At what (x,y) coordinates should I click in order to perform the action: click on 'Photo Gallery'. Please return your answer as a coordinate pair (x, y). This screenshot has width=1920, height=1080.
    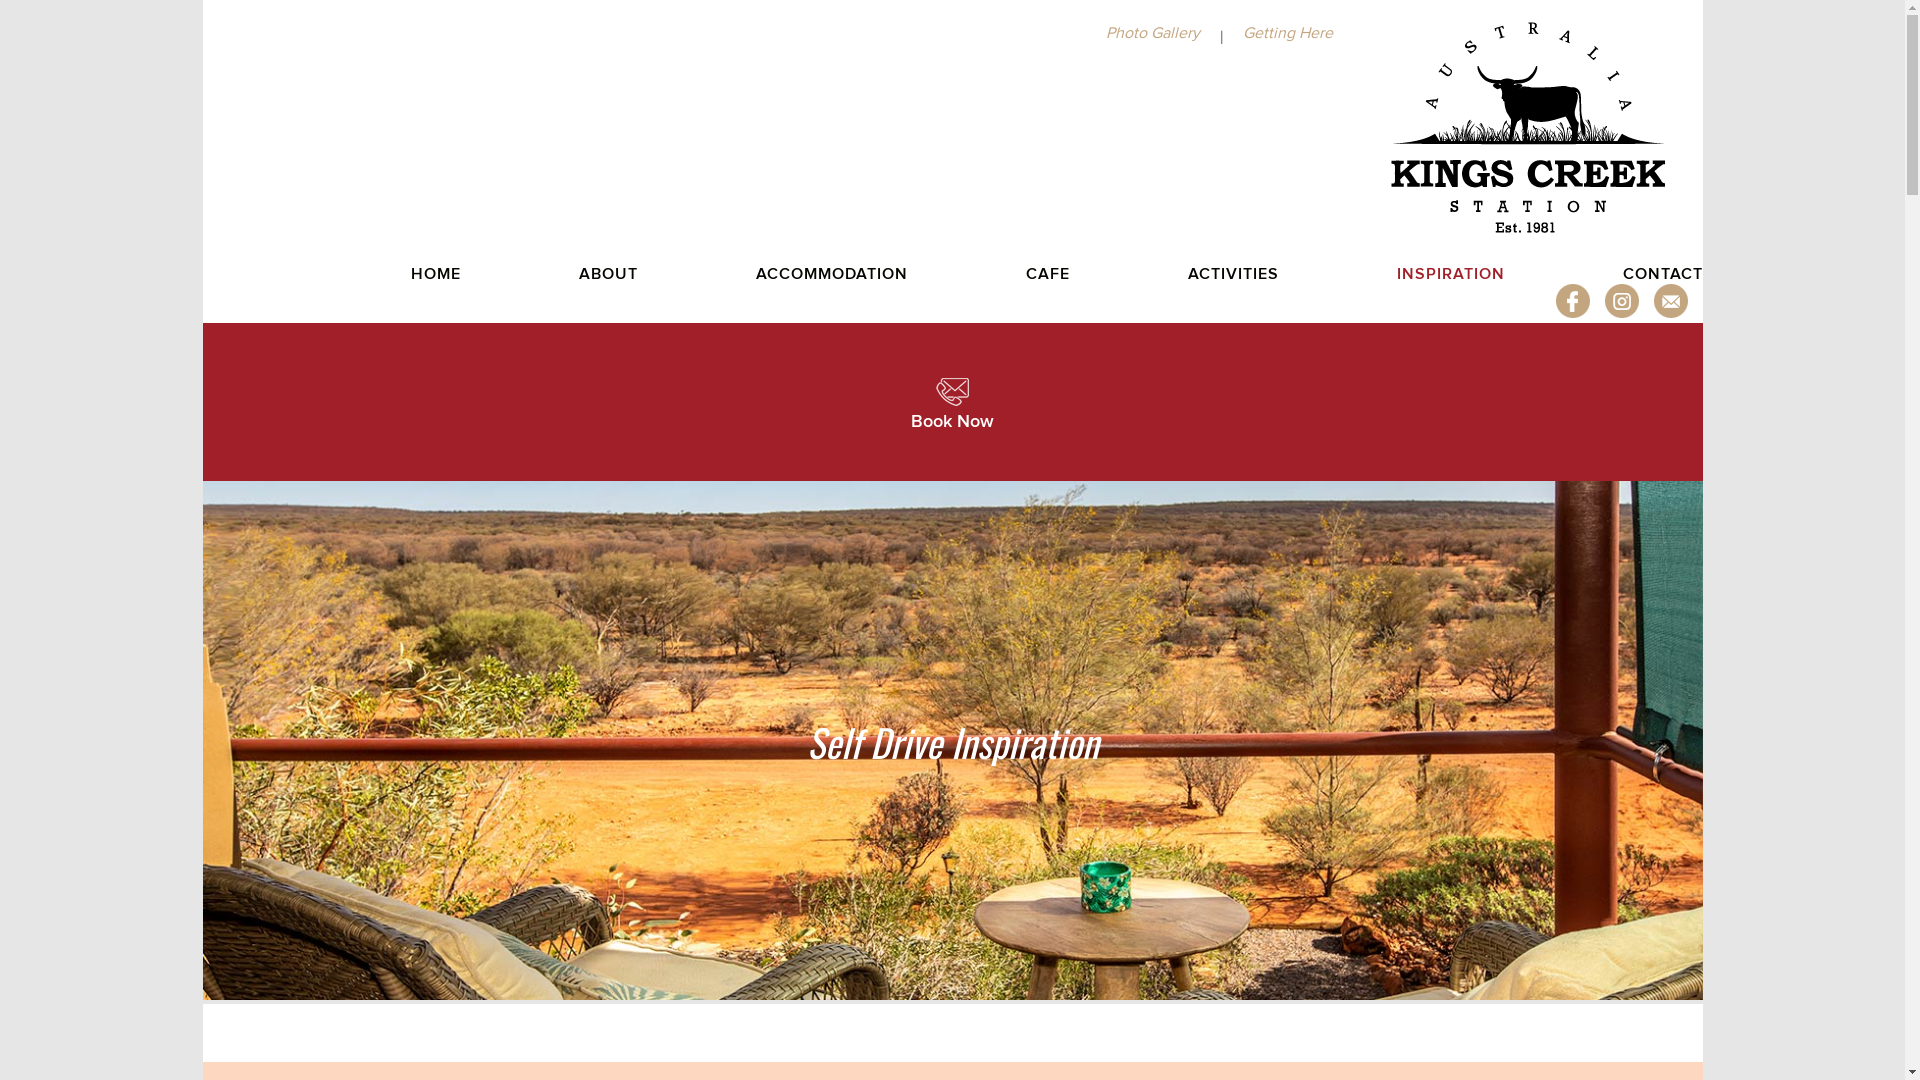
    Looking at the image, I should click on (1152, 30).